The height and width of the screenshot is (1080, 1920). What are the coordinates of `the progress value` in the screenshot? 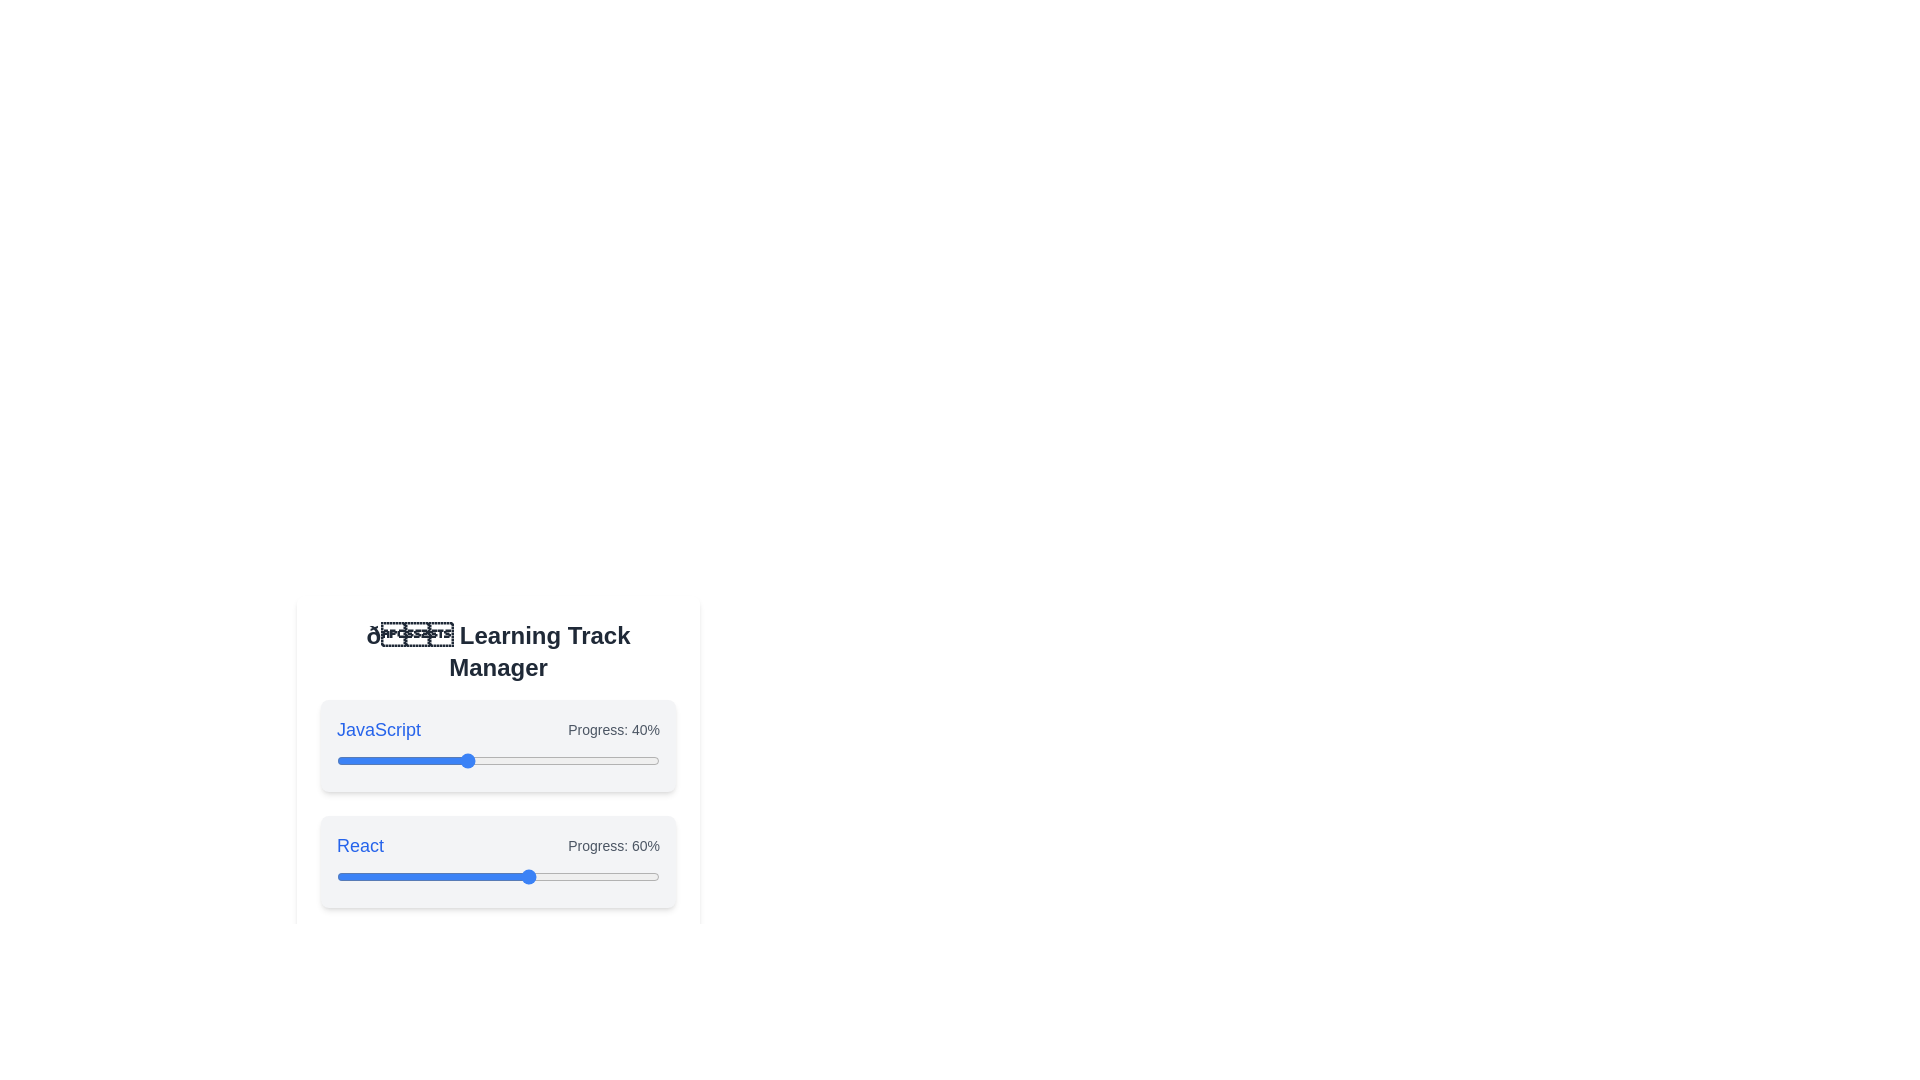 It's located at (349, 875).